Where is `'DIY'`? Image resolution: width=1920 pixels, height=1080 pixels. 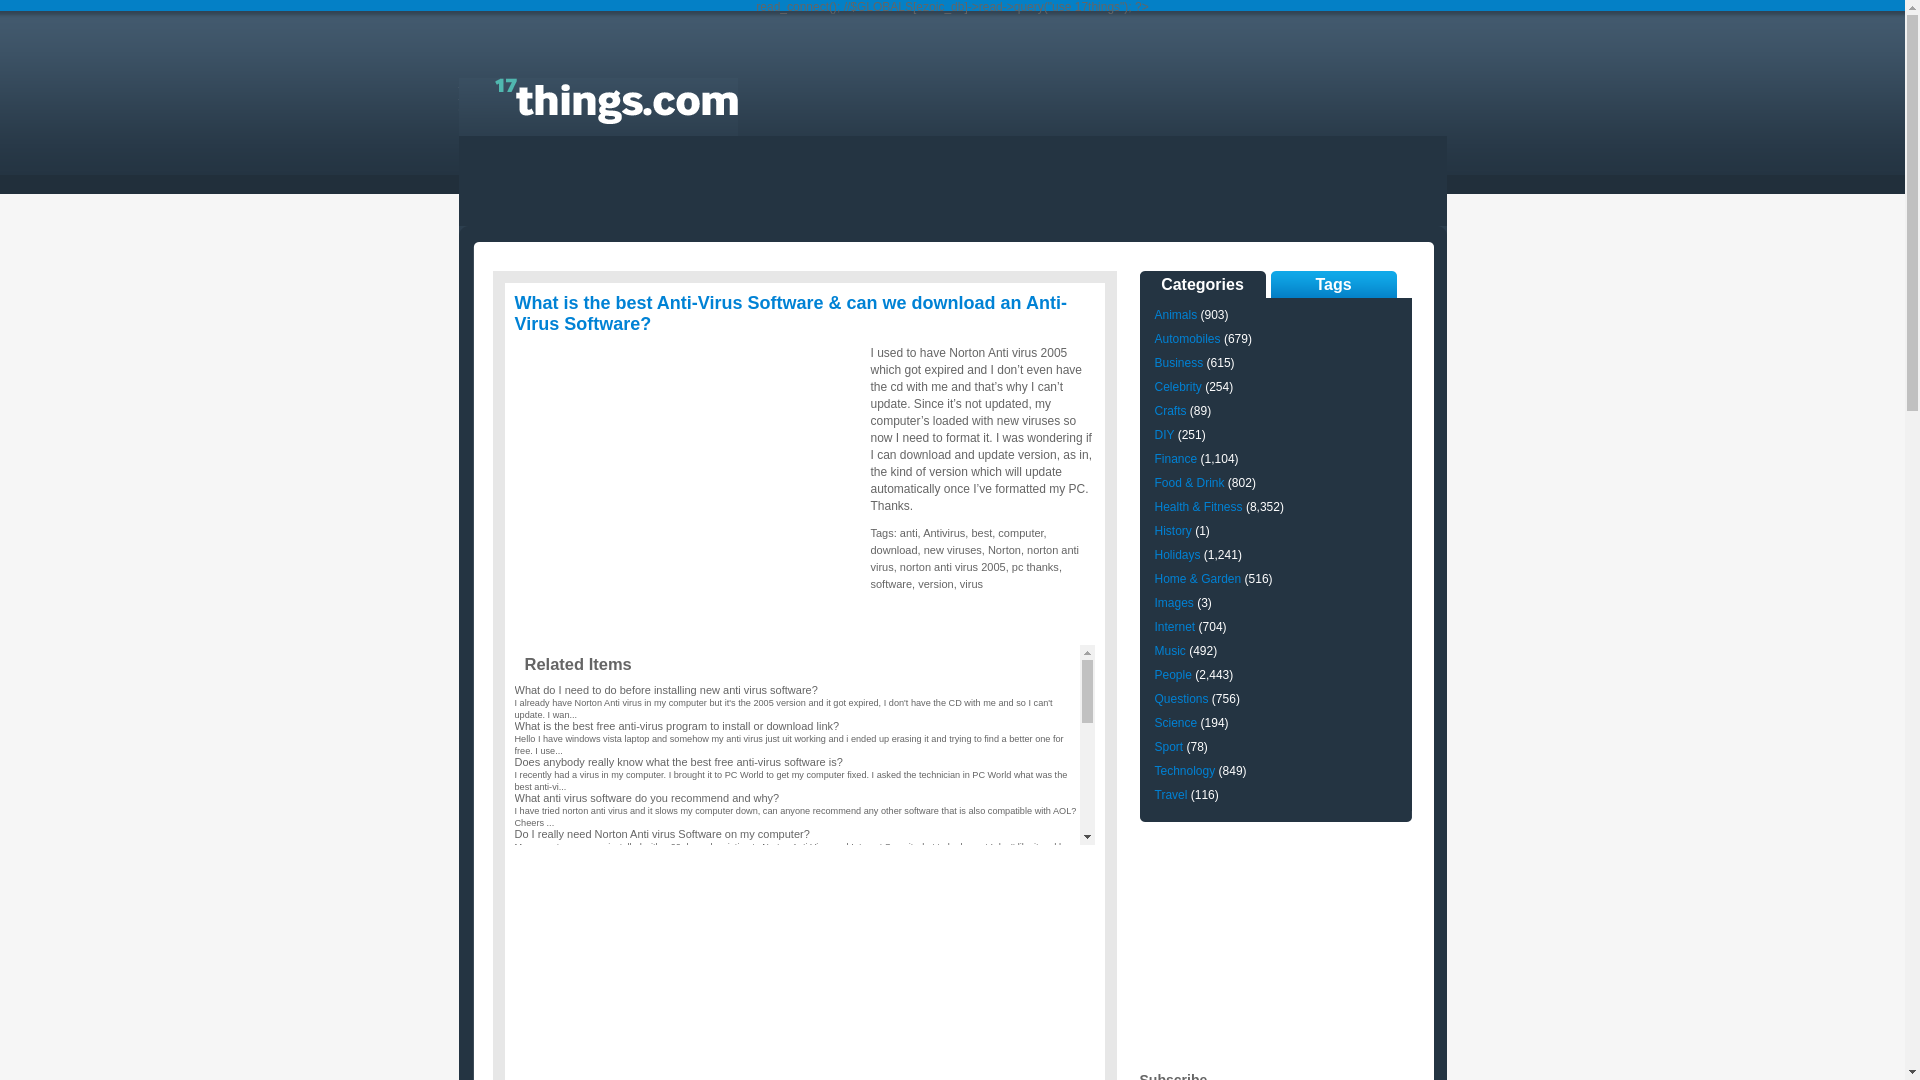 'DIY' is located at coordinates (1163, 434).